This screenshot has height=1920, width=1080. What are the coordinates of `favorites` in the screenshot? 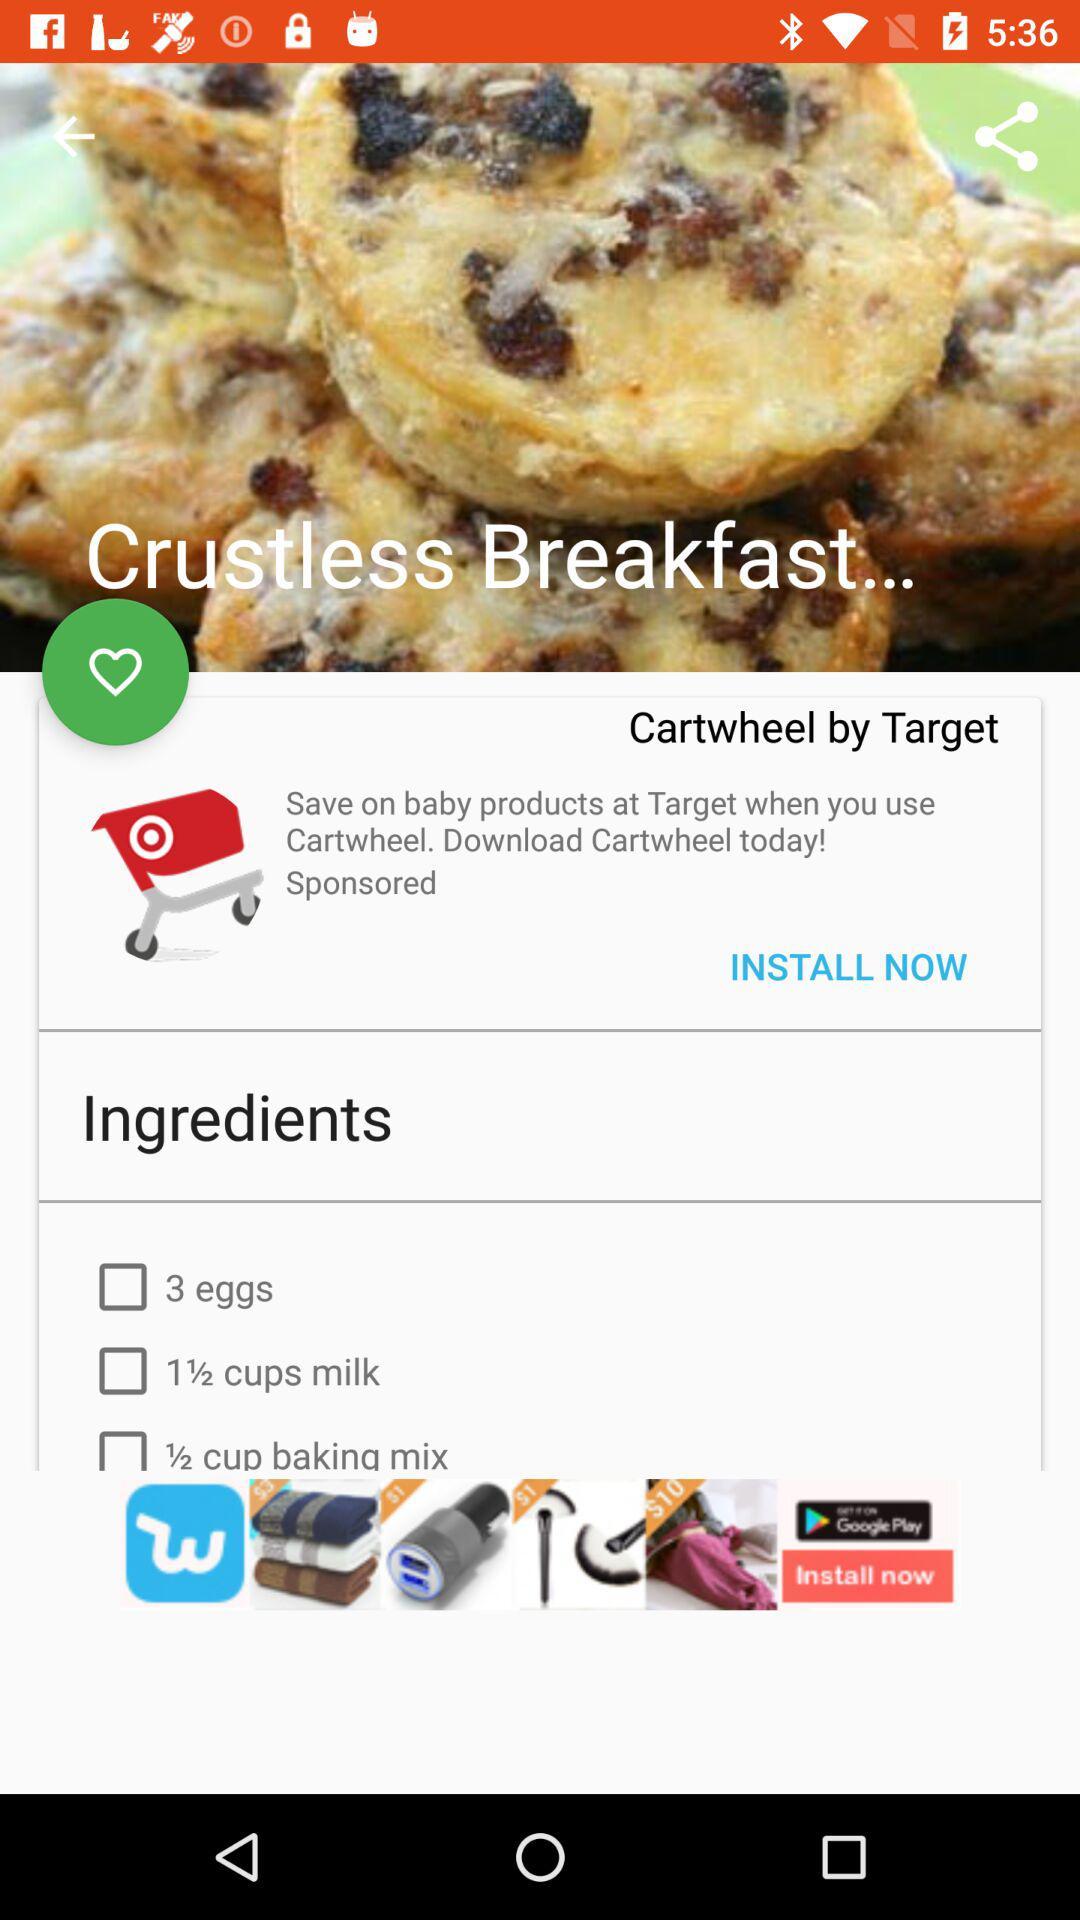 It's located at (115, 672).